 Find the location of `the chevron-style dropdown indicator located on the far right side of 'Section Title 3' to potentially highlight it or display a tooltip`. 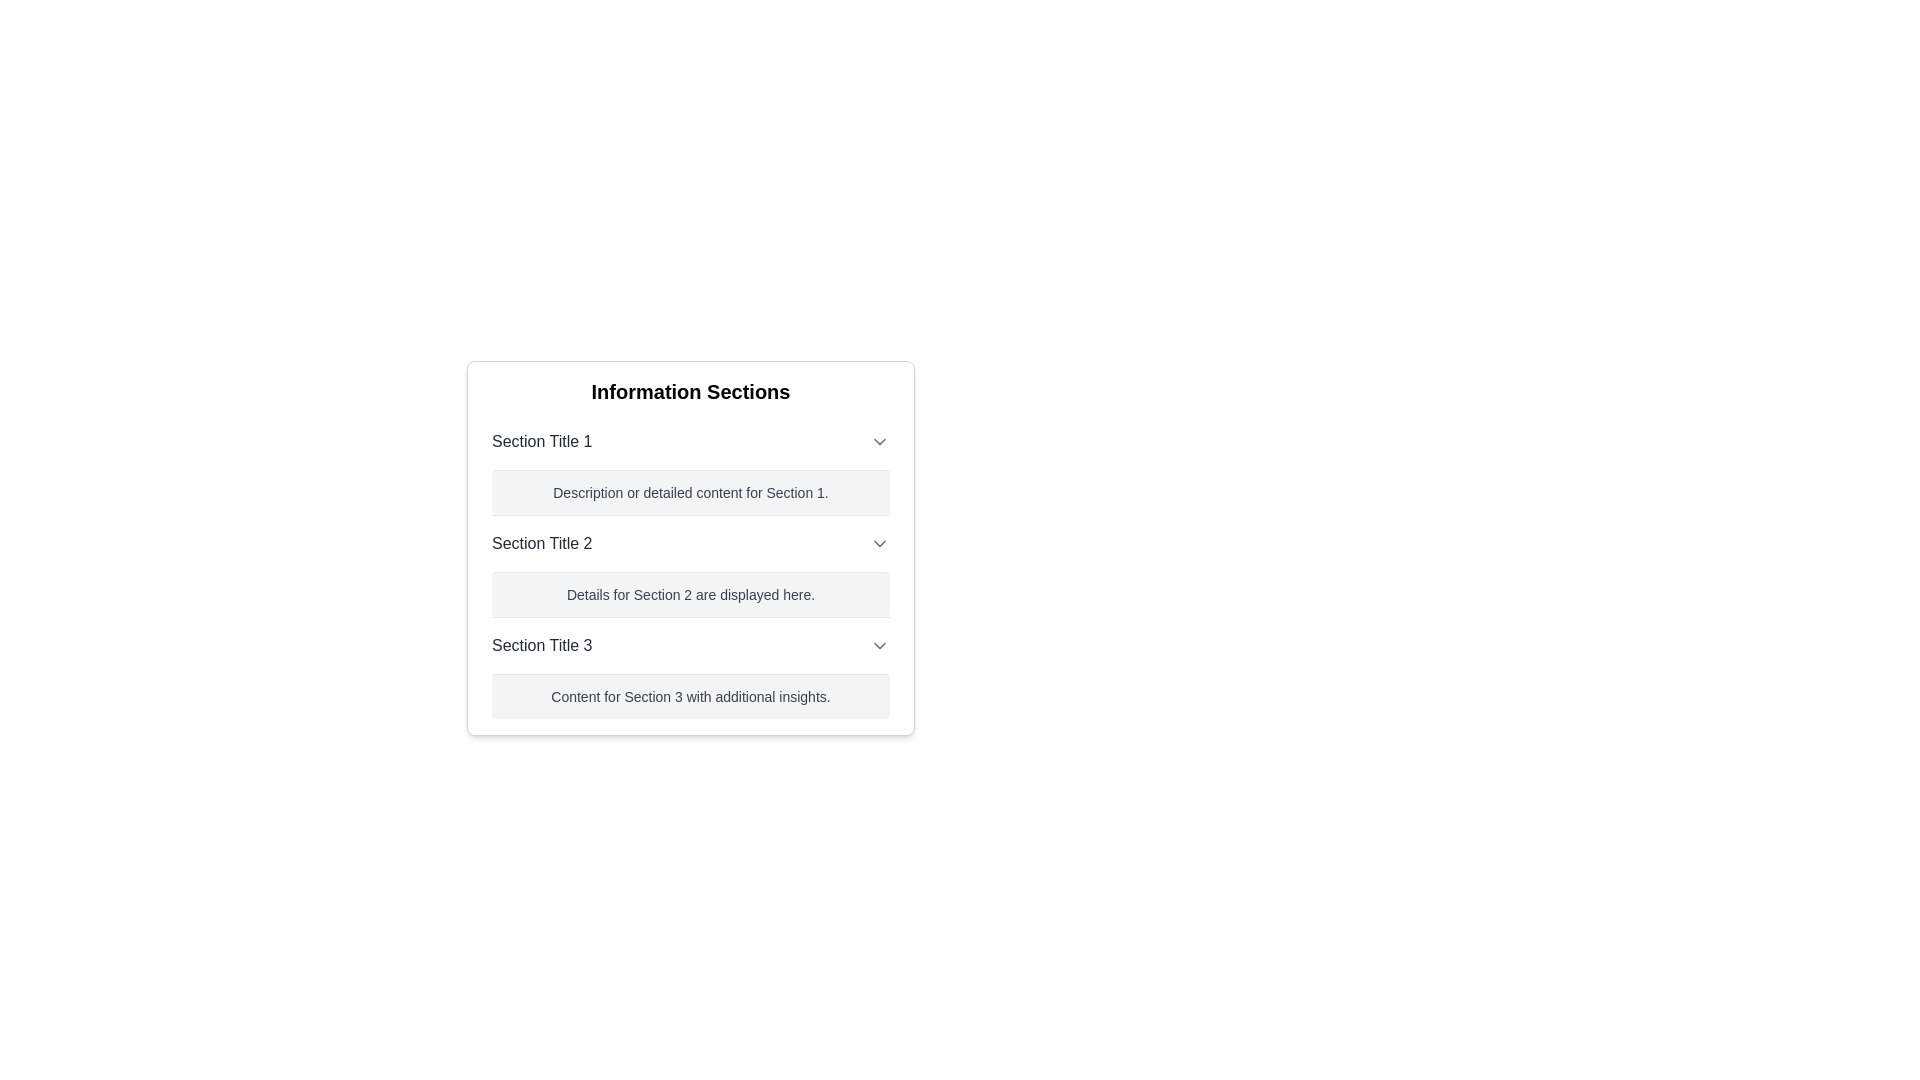

the chevron-style dropdown indicator located on the far right side of 'Section Title 3' to potentially highlight it or display a tooltip is located at coordinates (879, 645).